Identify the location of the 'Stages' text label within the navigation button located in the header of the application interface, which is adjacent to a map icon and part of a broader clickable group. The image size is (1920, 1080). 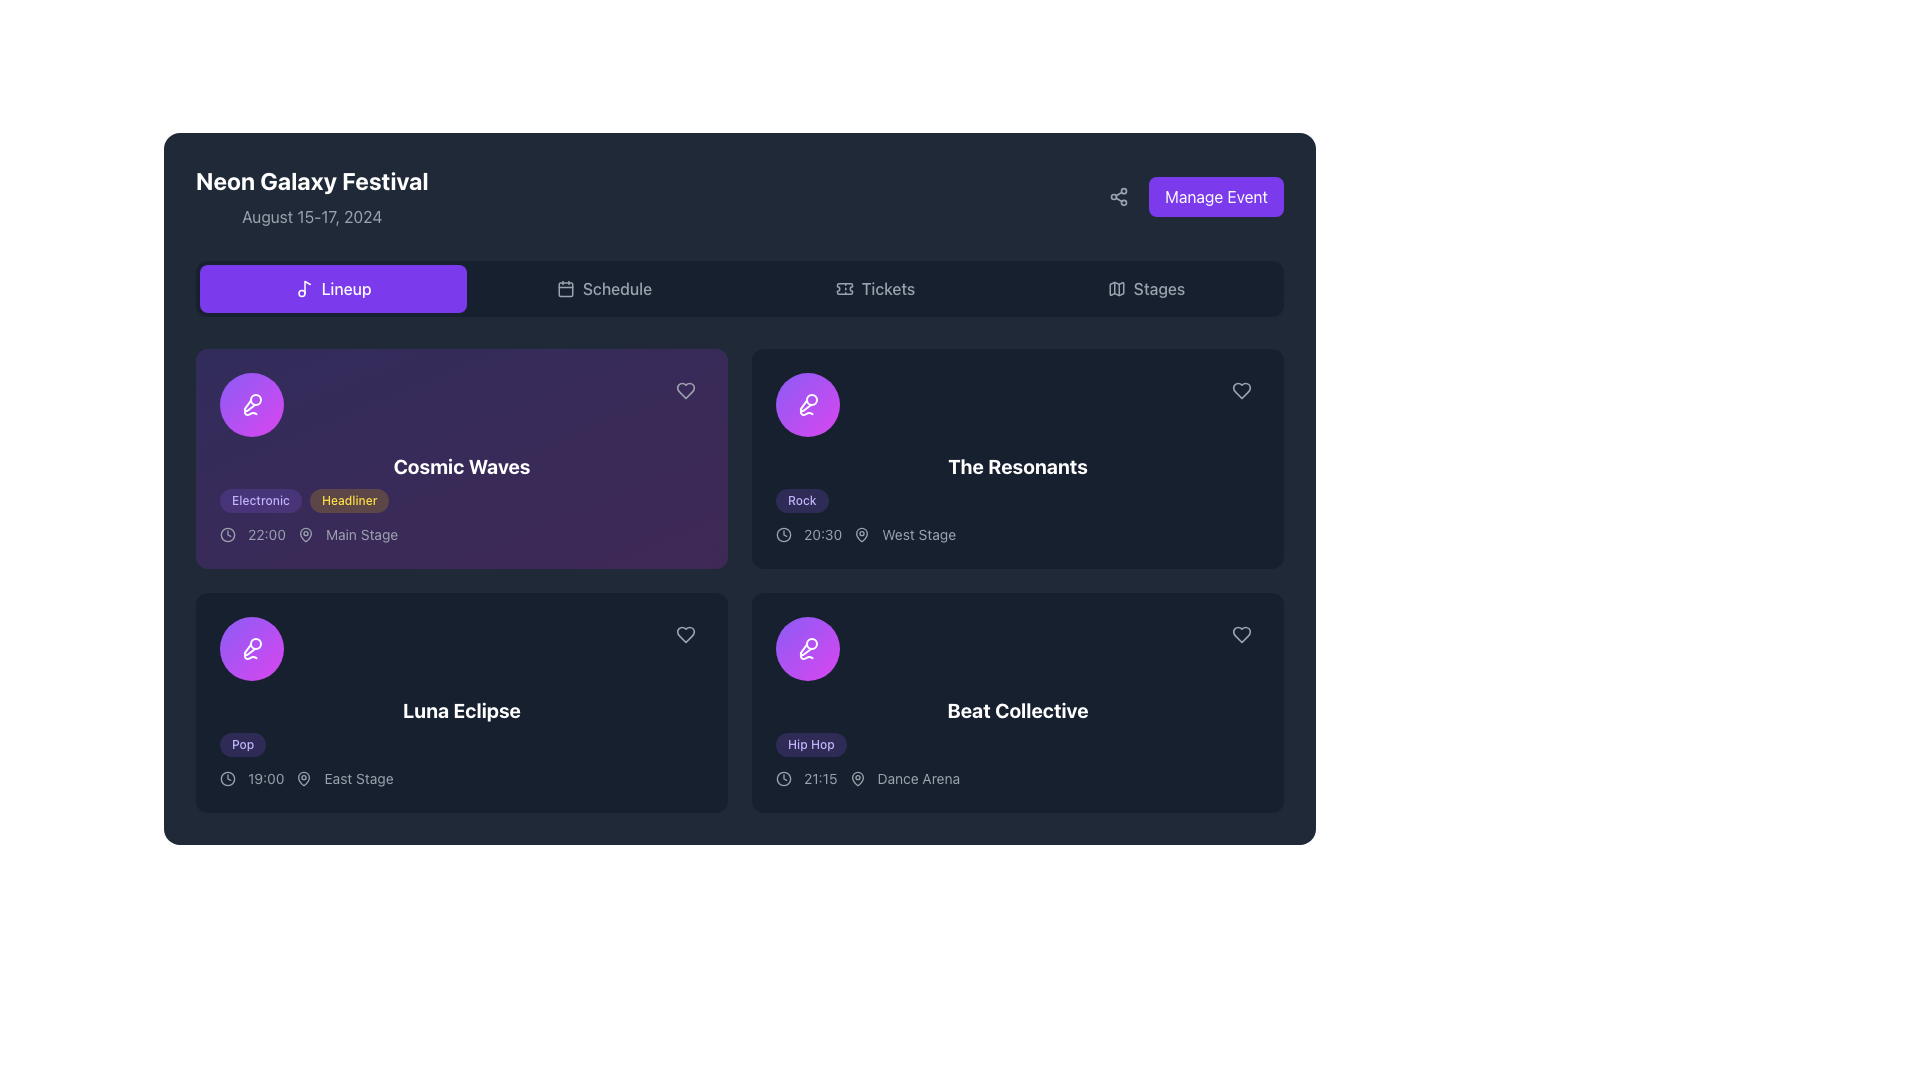
(1159, 289).